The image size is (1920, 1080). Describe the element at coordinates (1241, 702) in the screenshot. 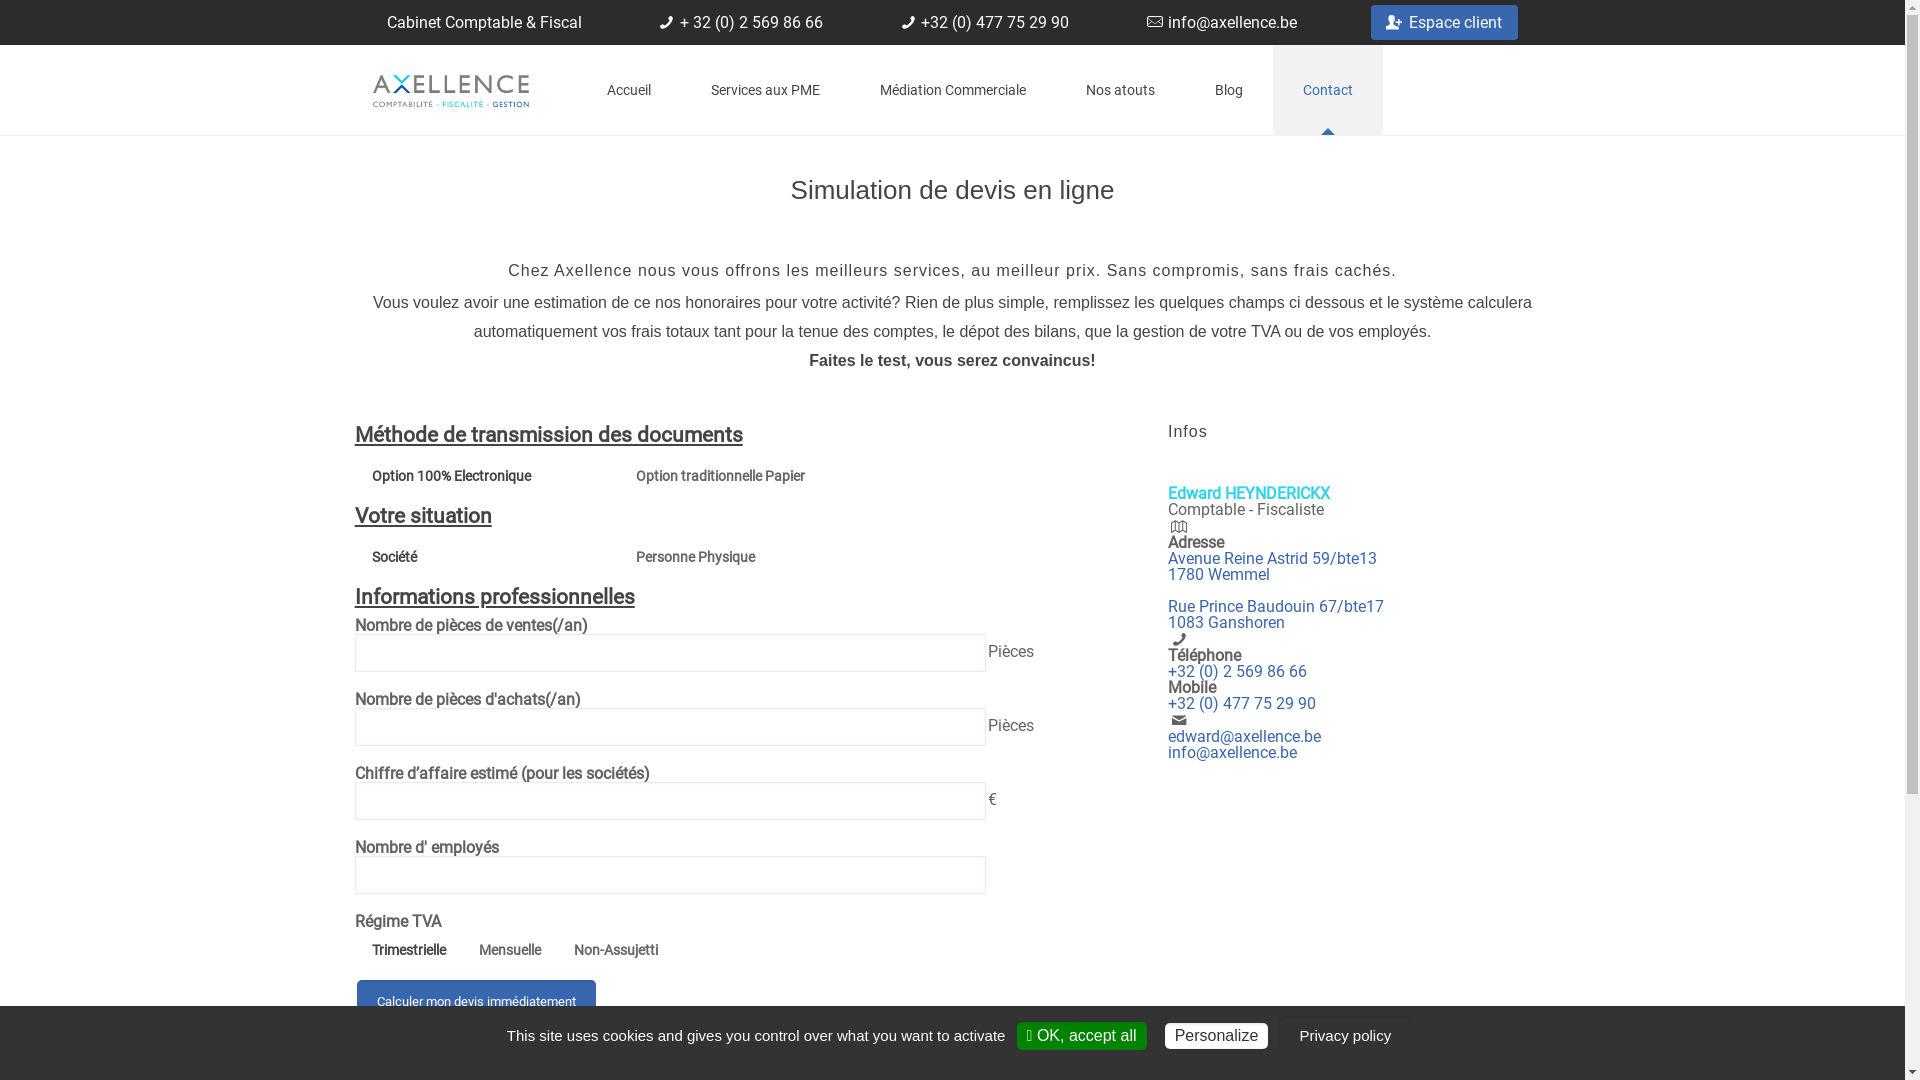

I see `'+32 (0) 477 75 29 90'` at that location.